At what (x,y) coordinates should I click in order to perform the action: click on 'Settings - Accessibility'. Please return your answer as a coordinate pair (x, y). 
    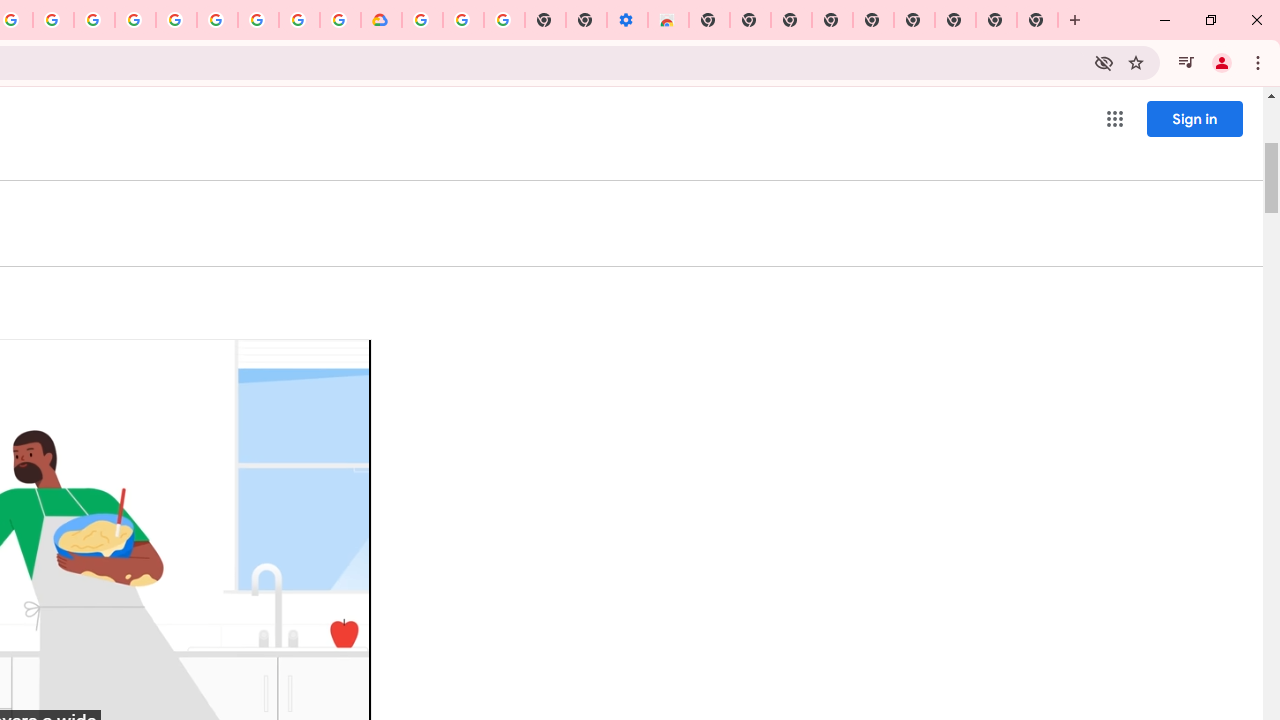
    Looking at the image, I should click on (626, 20).